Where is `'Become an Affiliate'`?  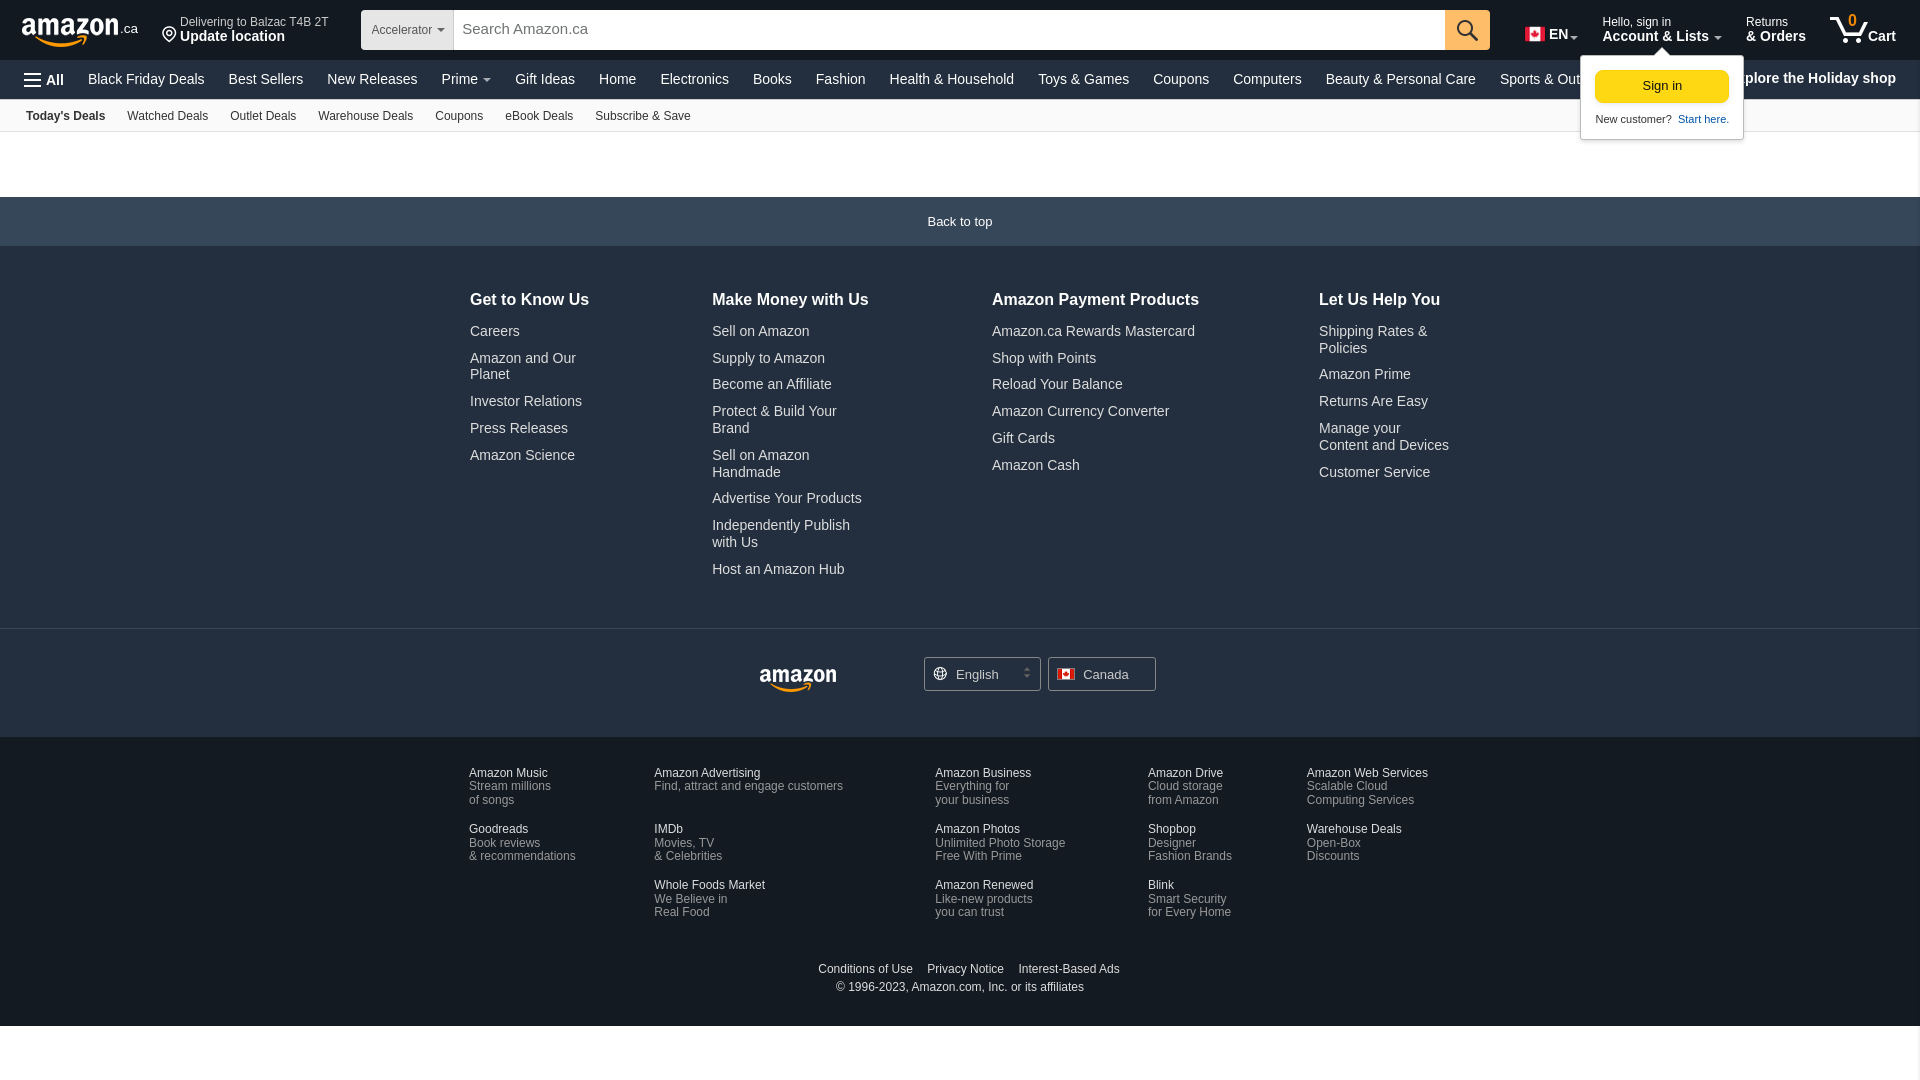
'Become an Affiliate' is located at coordinates (771, 384).